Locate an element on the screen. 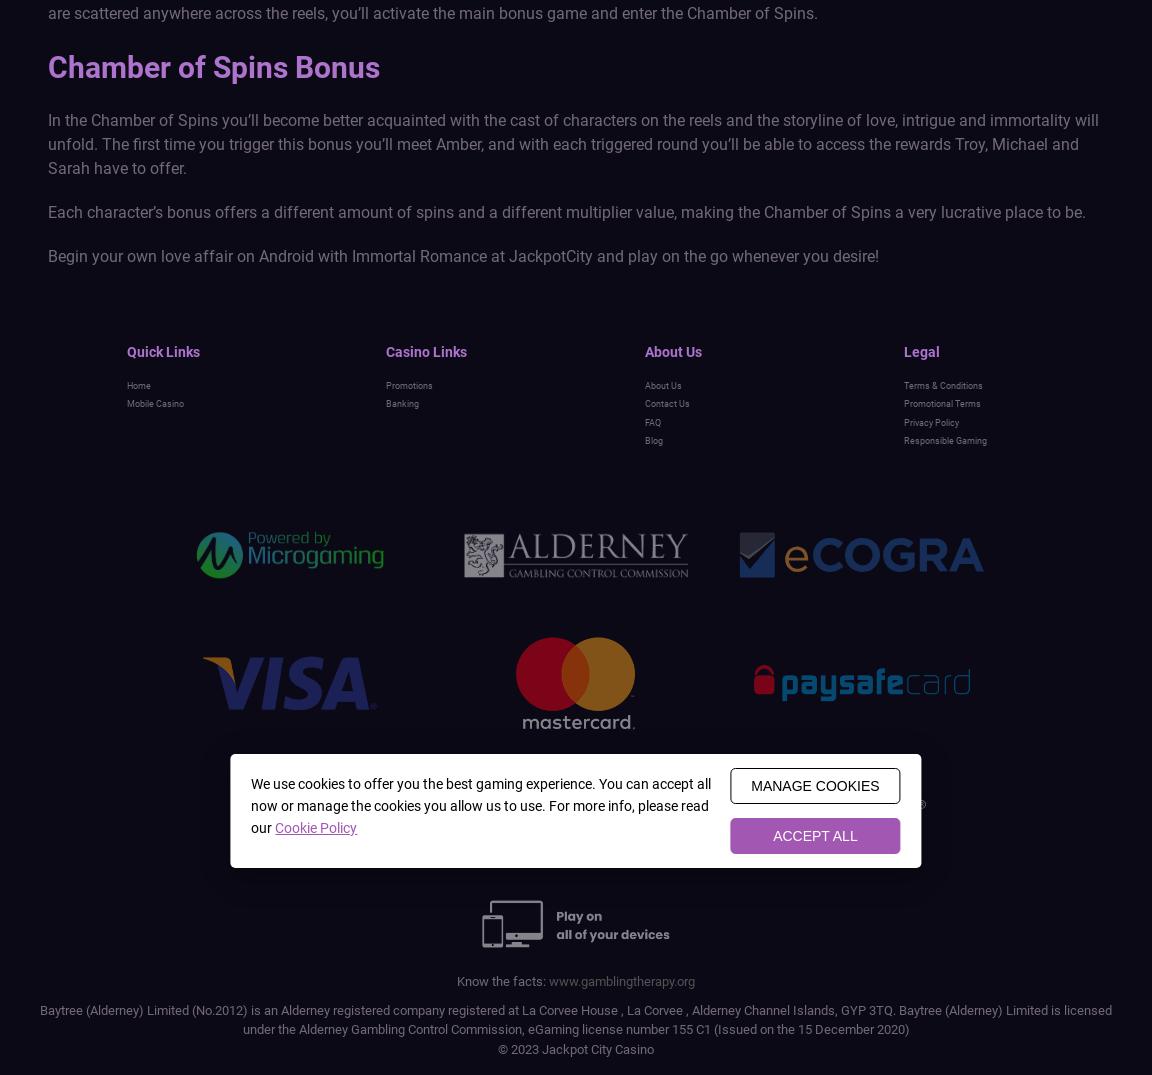  'Privacy Policy' is located at coordinates (930, 420).